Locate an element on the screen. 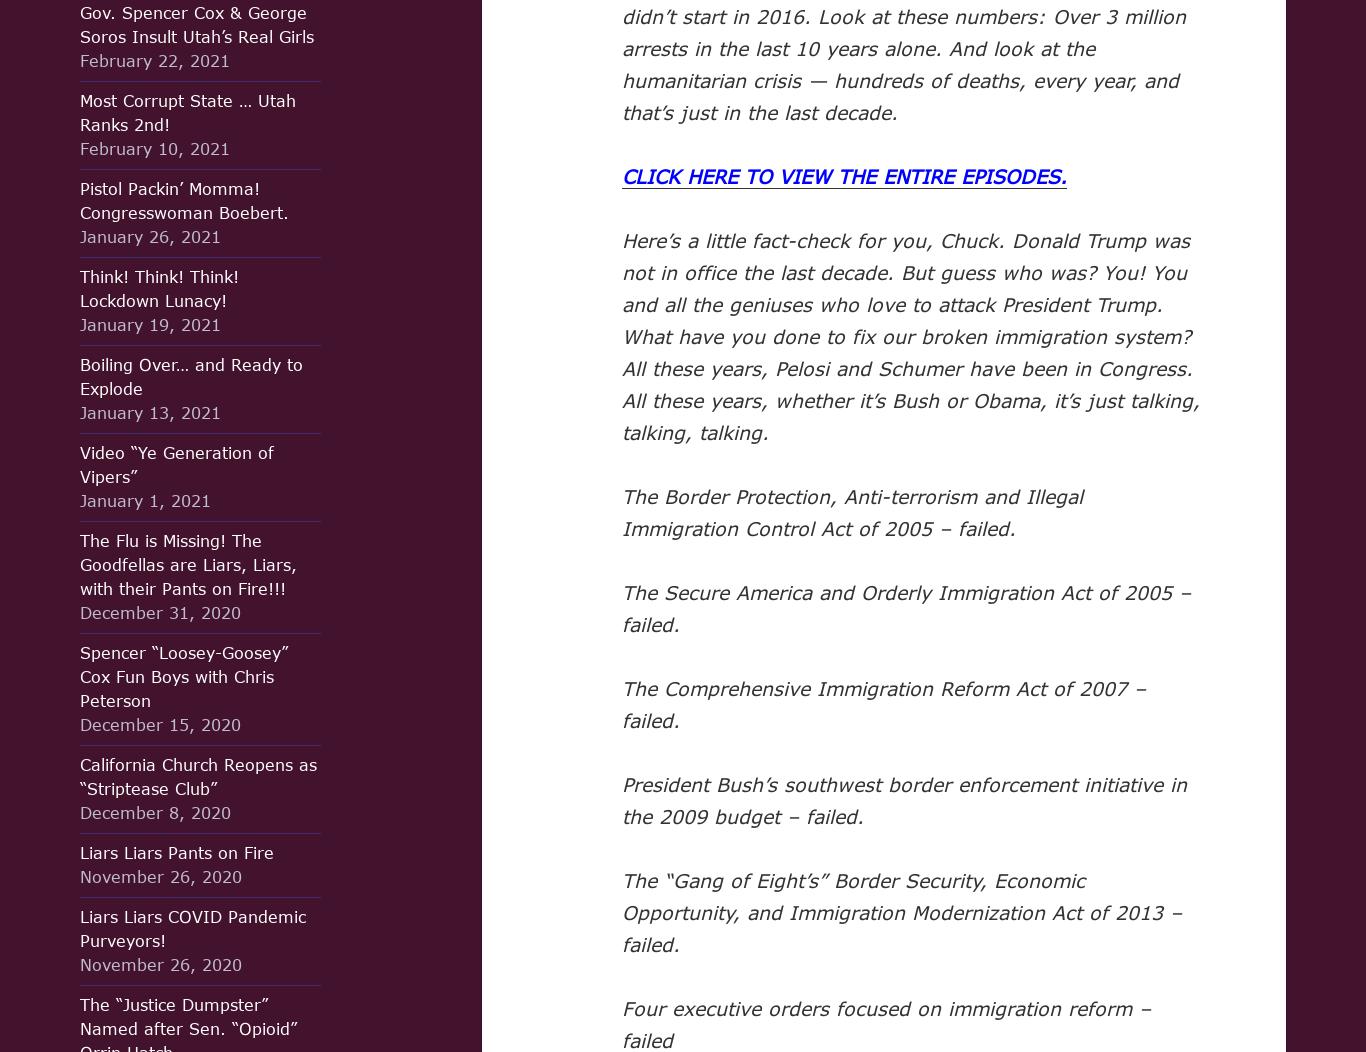  'January 19, 2021' is located at coordinates (149, 323).